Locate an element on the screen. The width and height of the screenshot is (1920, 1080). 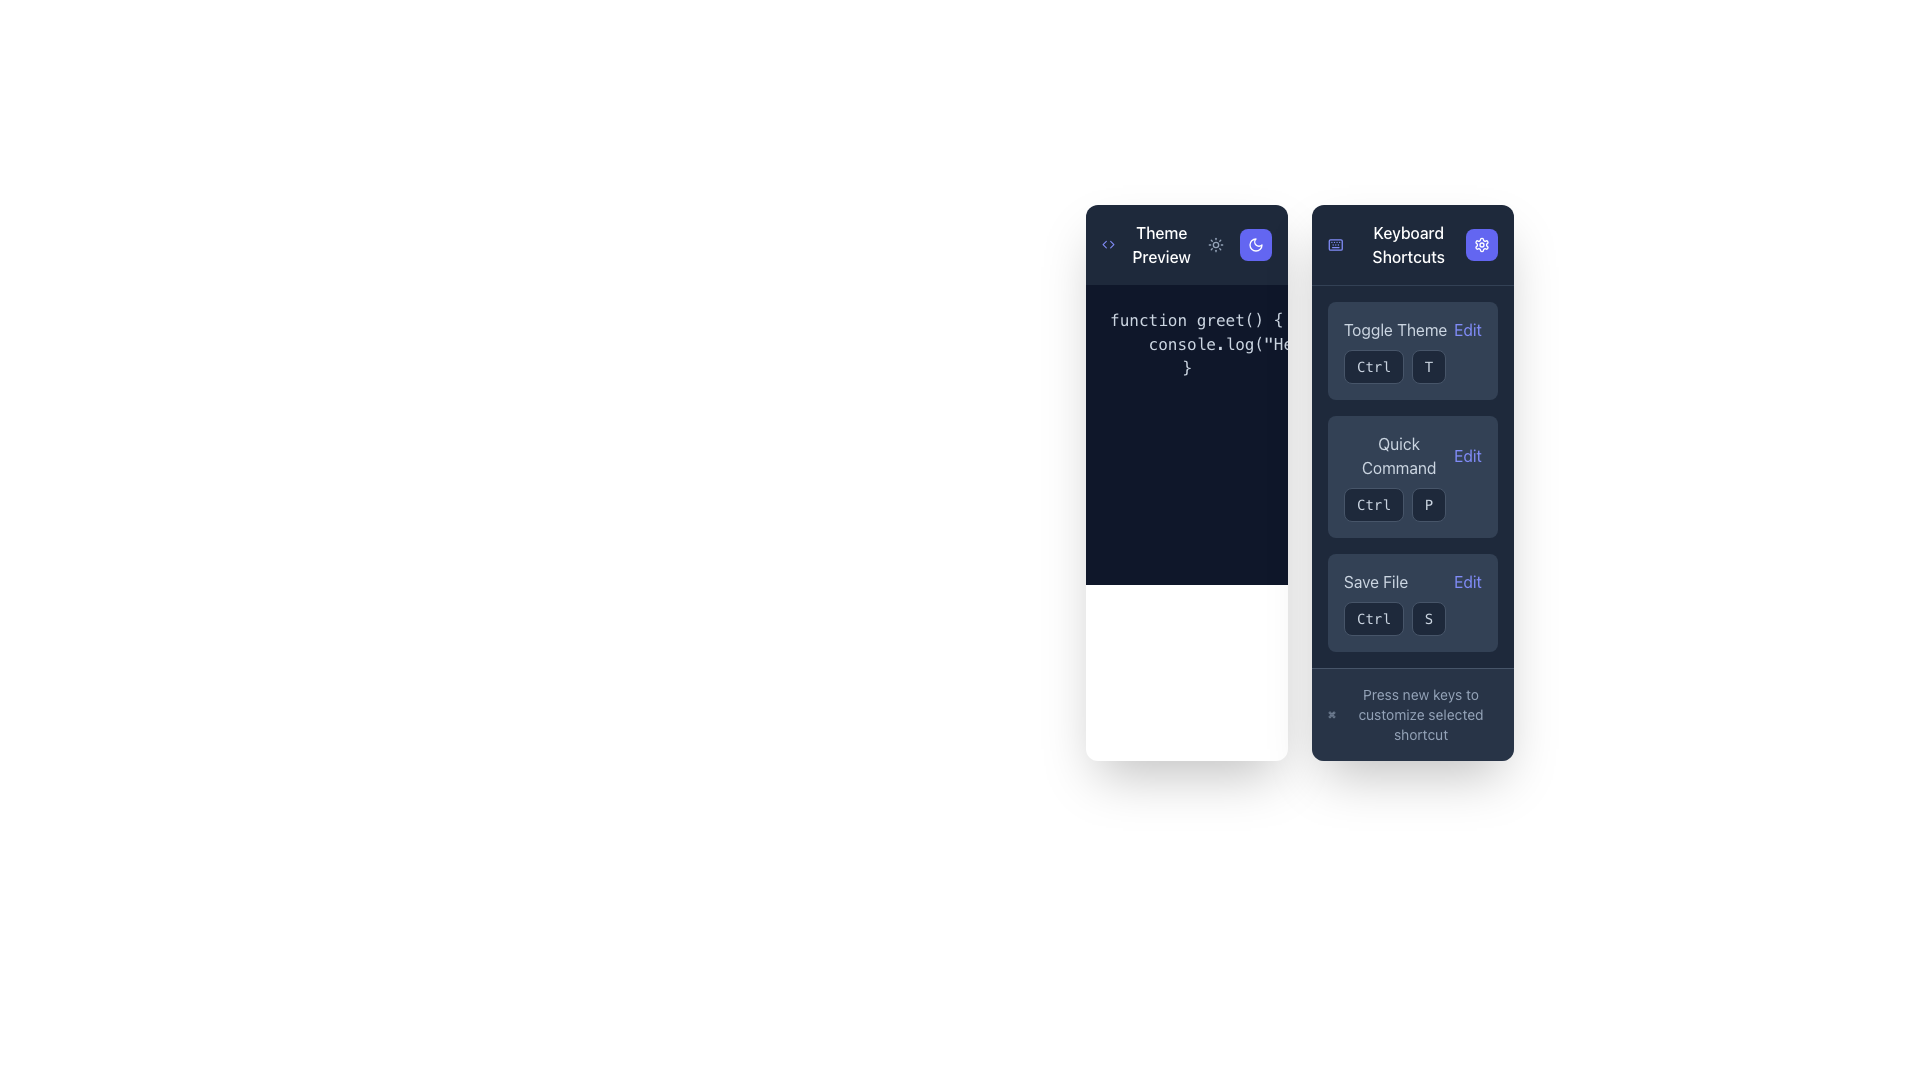
the 'Theme Preview' header bar located at the top of the dark-themed interface, which includes a '<>' symbol and a crescent moon icon is located at coordinates (1186, 244).